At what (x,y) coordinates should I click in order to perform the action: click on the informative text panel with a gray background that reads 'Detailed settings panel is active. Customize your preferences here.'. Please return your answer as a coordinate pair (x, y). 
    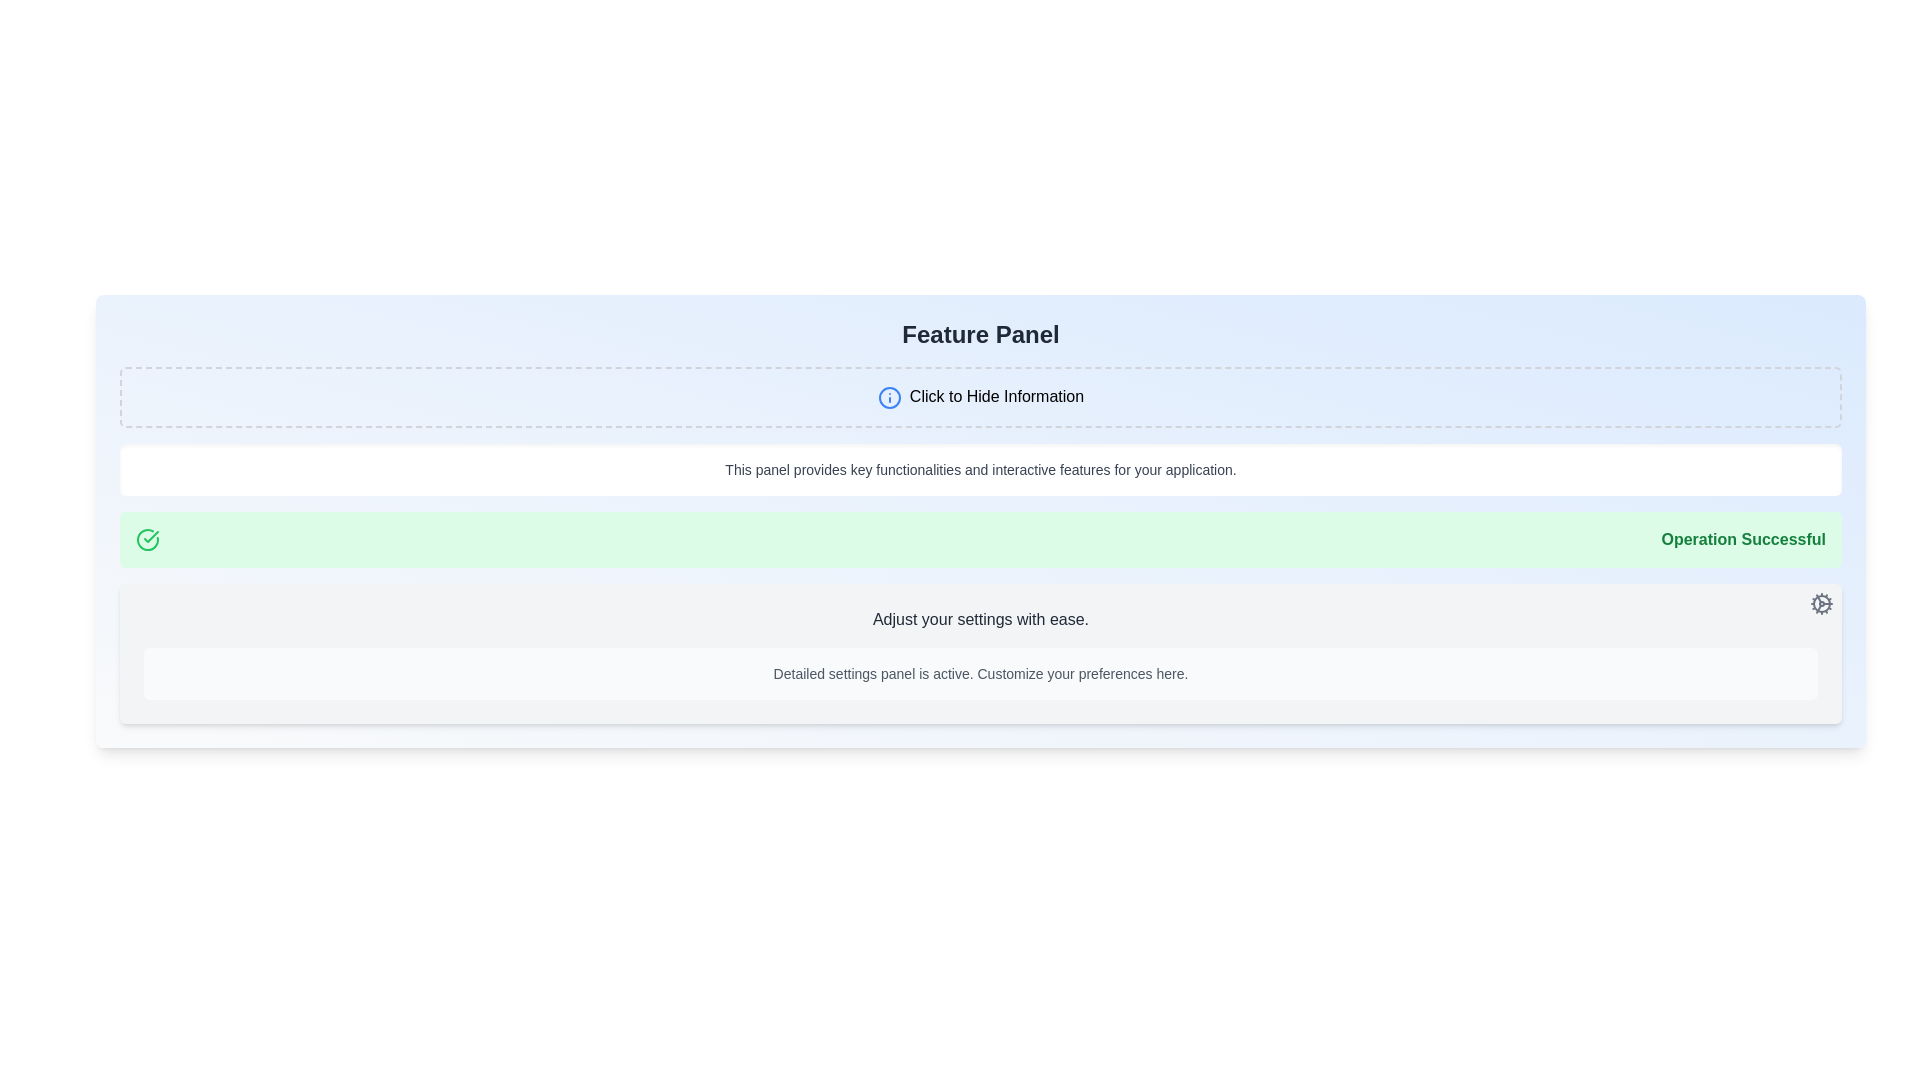
    Looking at the image, I should click on (980, 672).